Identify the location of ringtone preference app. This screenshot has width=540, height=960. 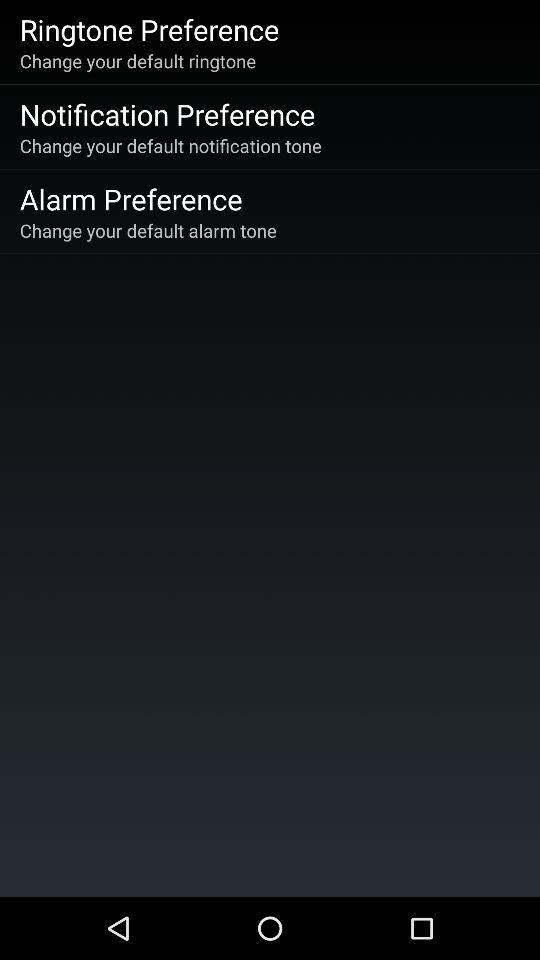
(148, 28).